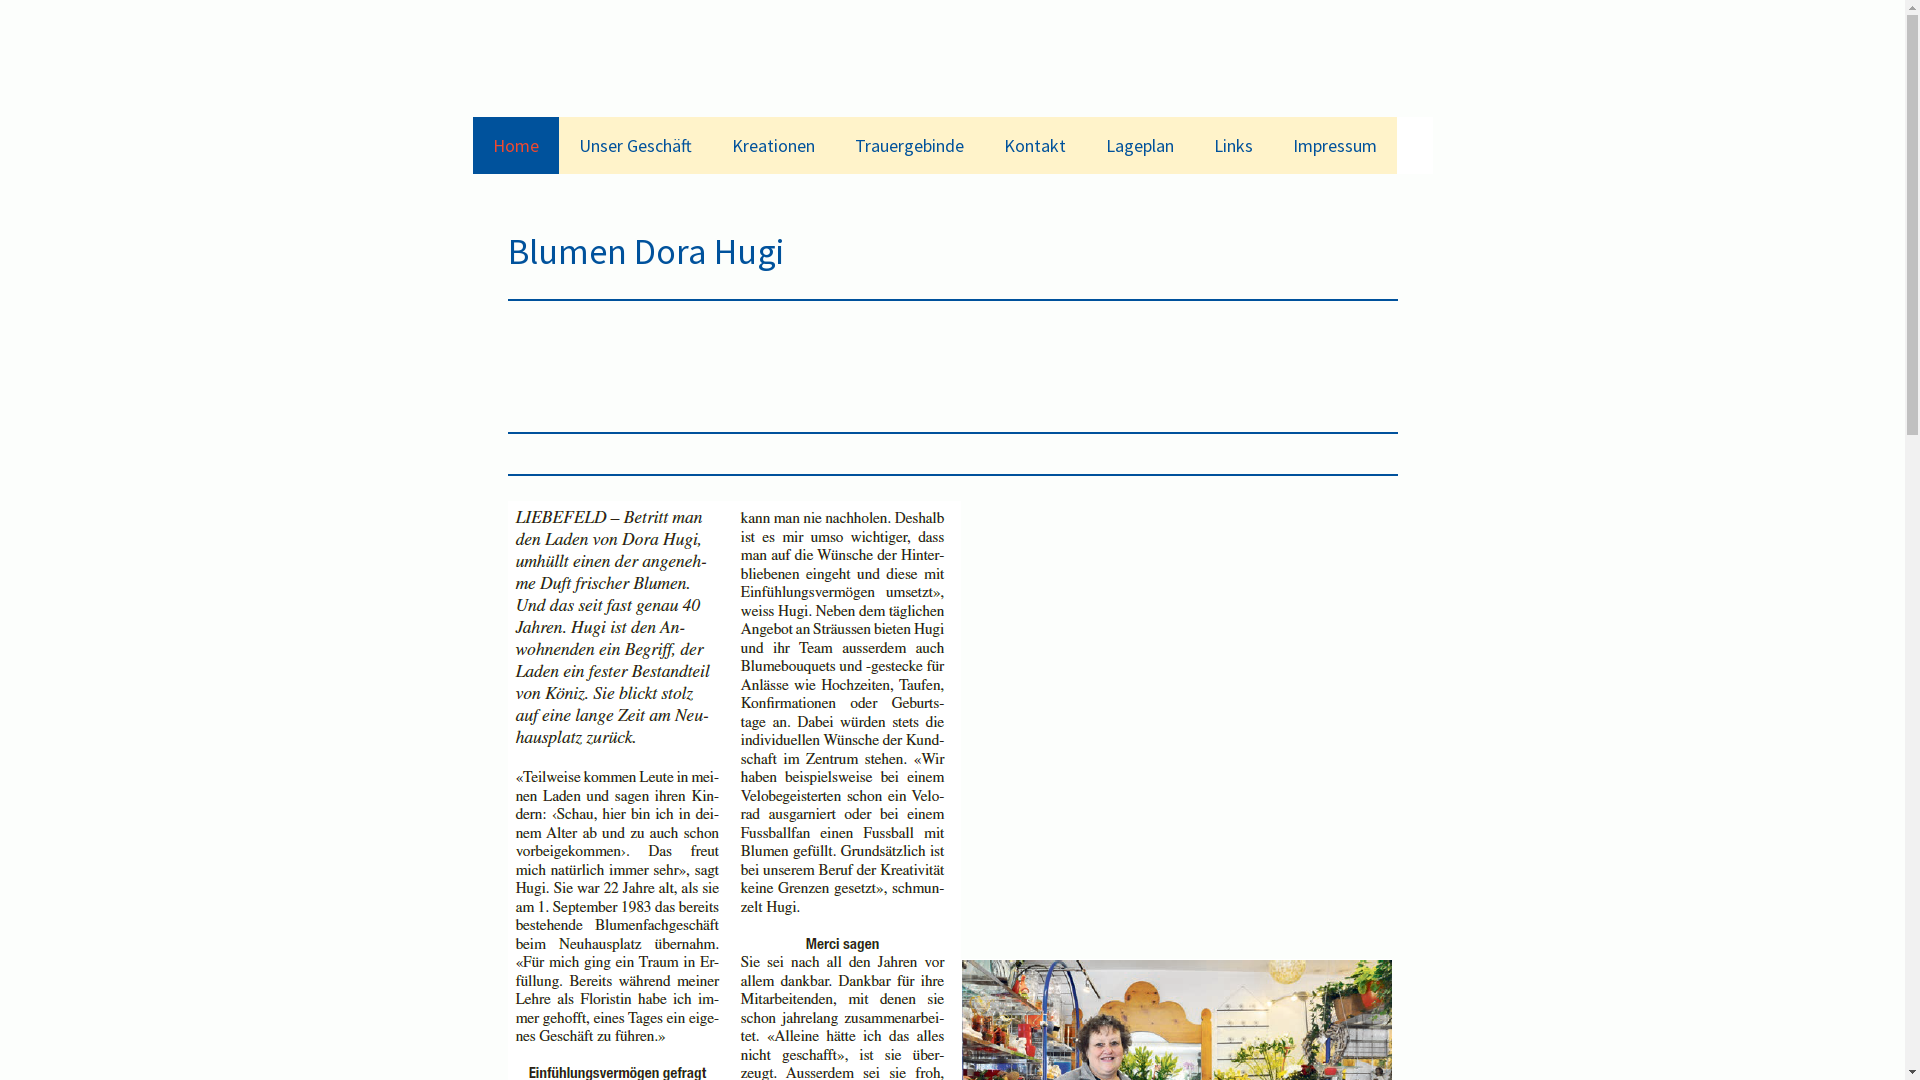  Describe the element at coordinates (1035, 144) in the screenshot. I see `'Kontakt'` at that location.